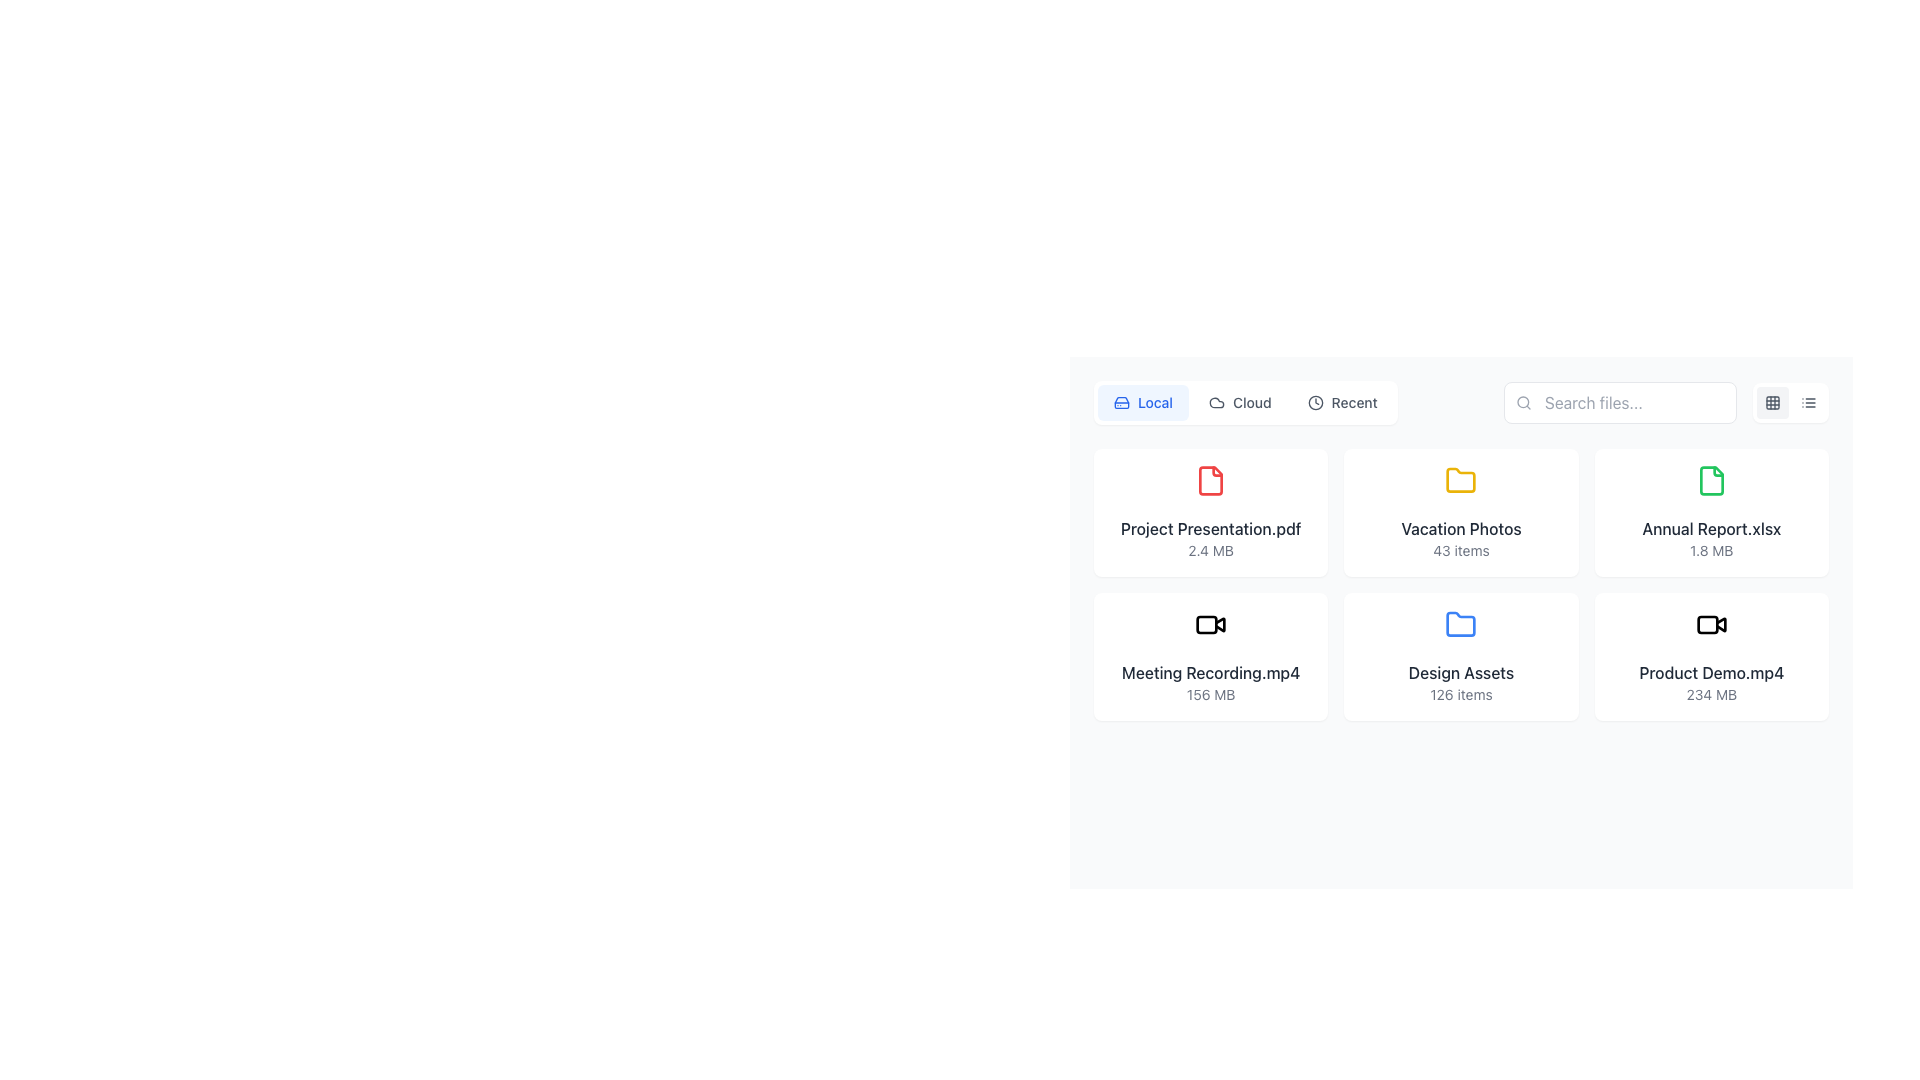 Image resolution: width=1920 pixels, height=1080 pixels. Describe the element at coordinates (1342, 402) in the screenshot. I see `the button that switches the view of displayed items` at that location.